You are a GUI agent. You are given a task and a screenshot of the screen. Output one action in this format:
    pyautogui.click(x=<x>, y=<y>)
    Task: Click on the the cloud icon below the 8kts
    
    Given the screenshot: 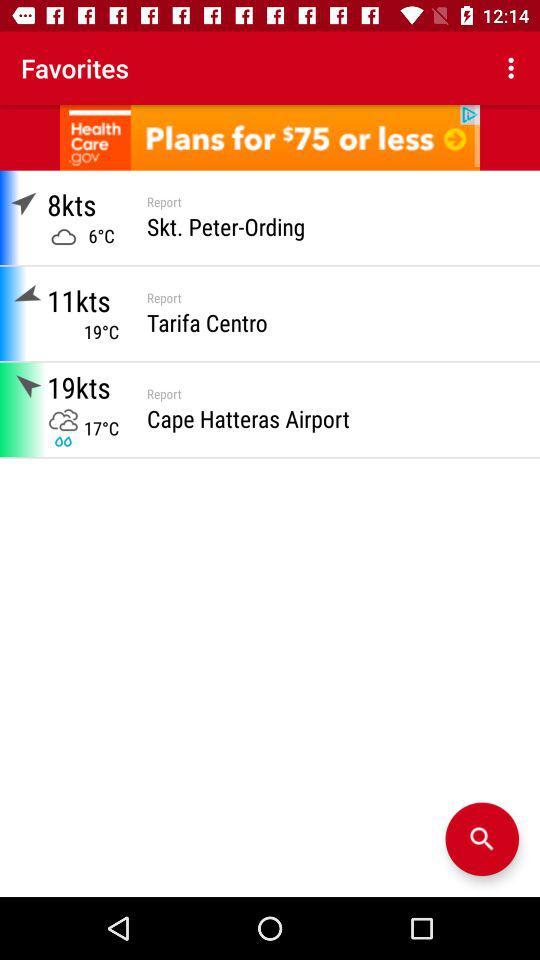 What is the action you would take?
    pyautogui.click(x=63, y=237)
    